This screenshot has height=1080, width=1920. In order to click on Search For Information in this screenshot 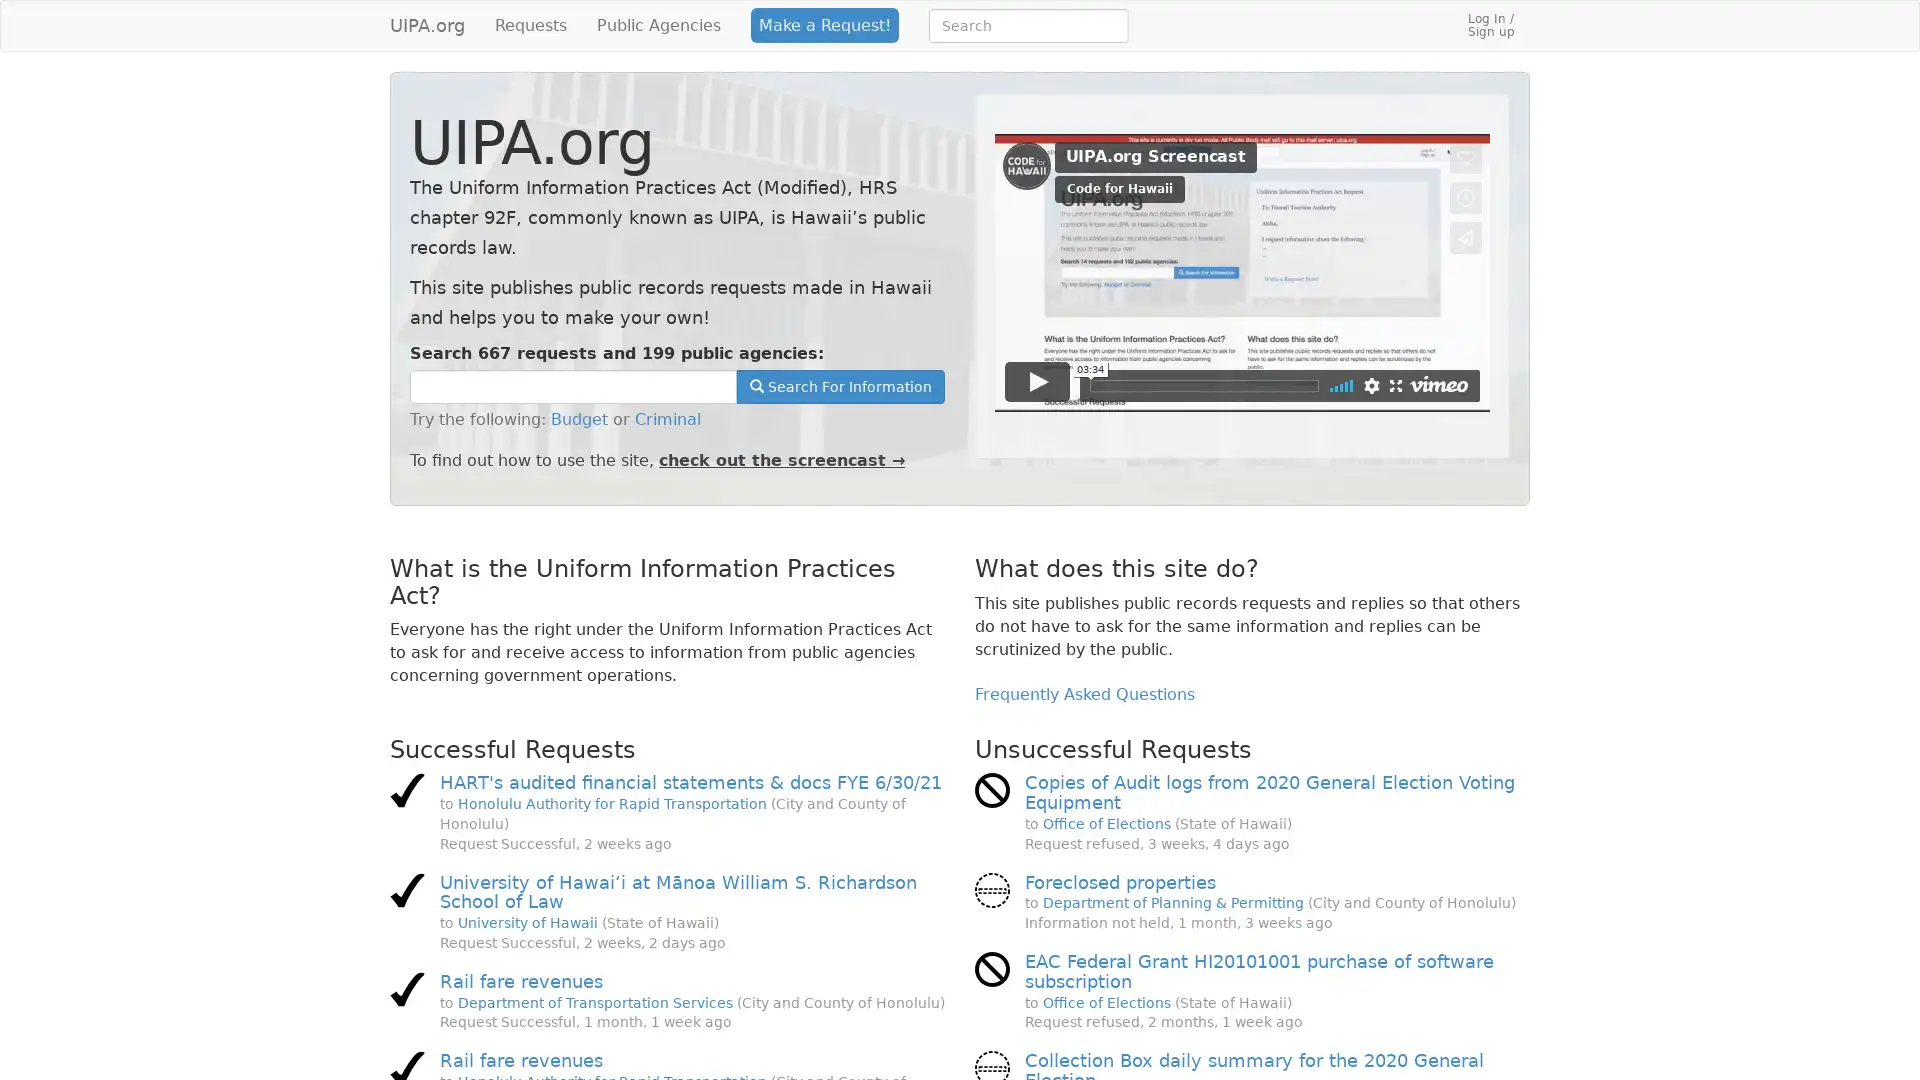, I will do `click(840, 386)`.